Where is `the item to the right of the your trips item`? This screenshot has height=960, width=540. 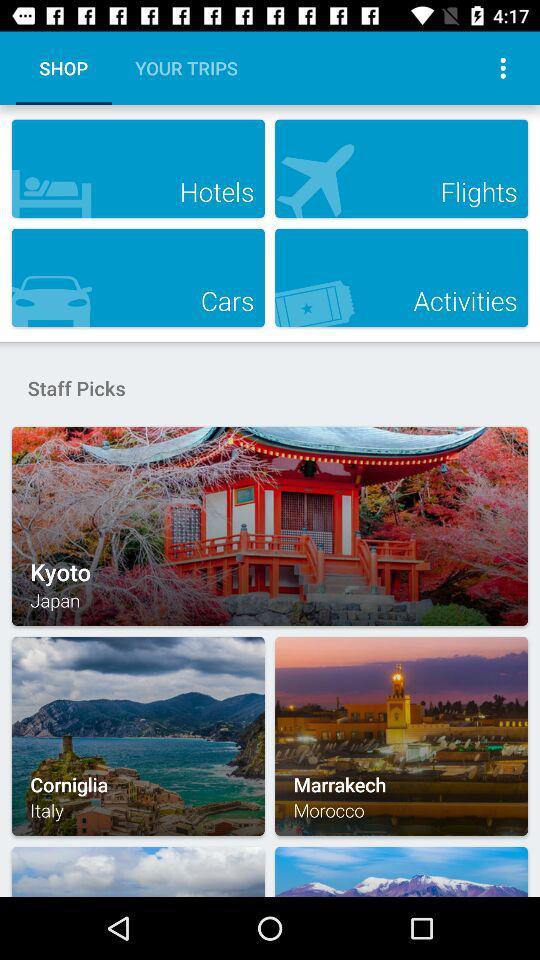
the item to the right of the your trips item is located at coordinates (502, 68).